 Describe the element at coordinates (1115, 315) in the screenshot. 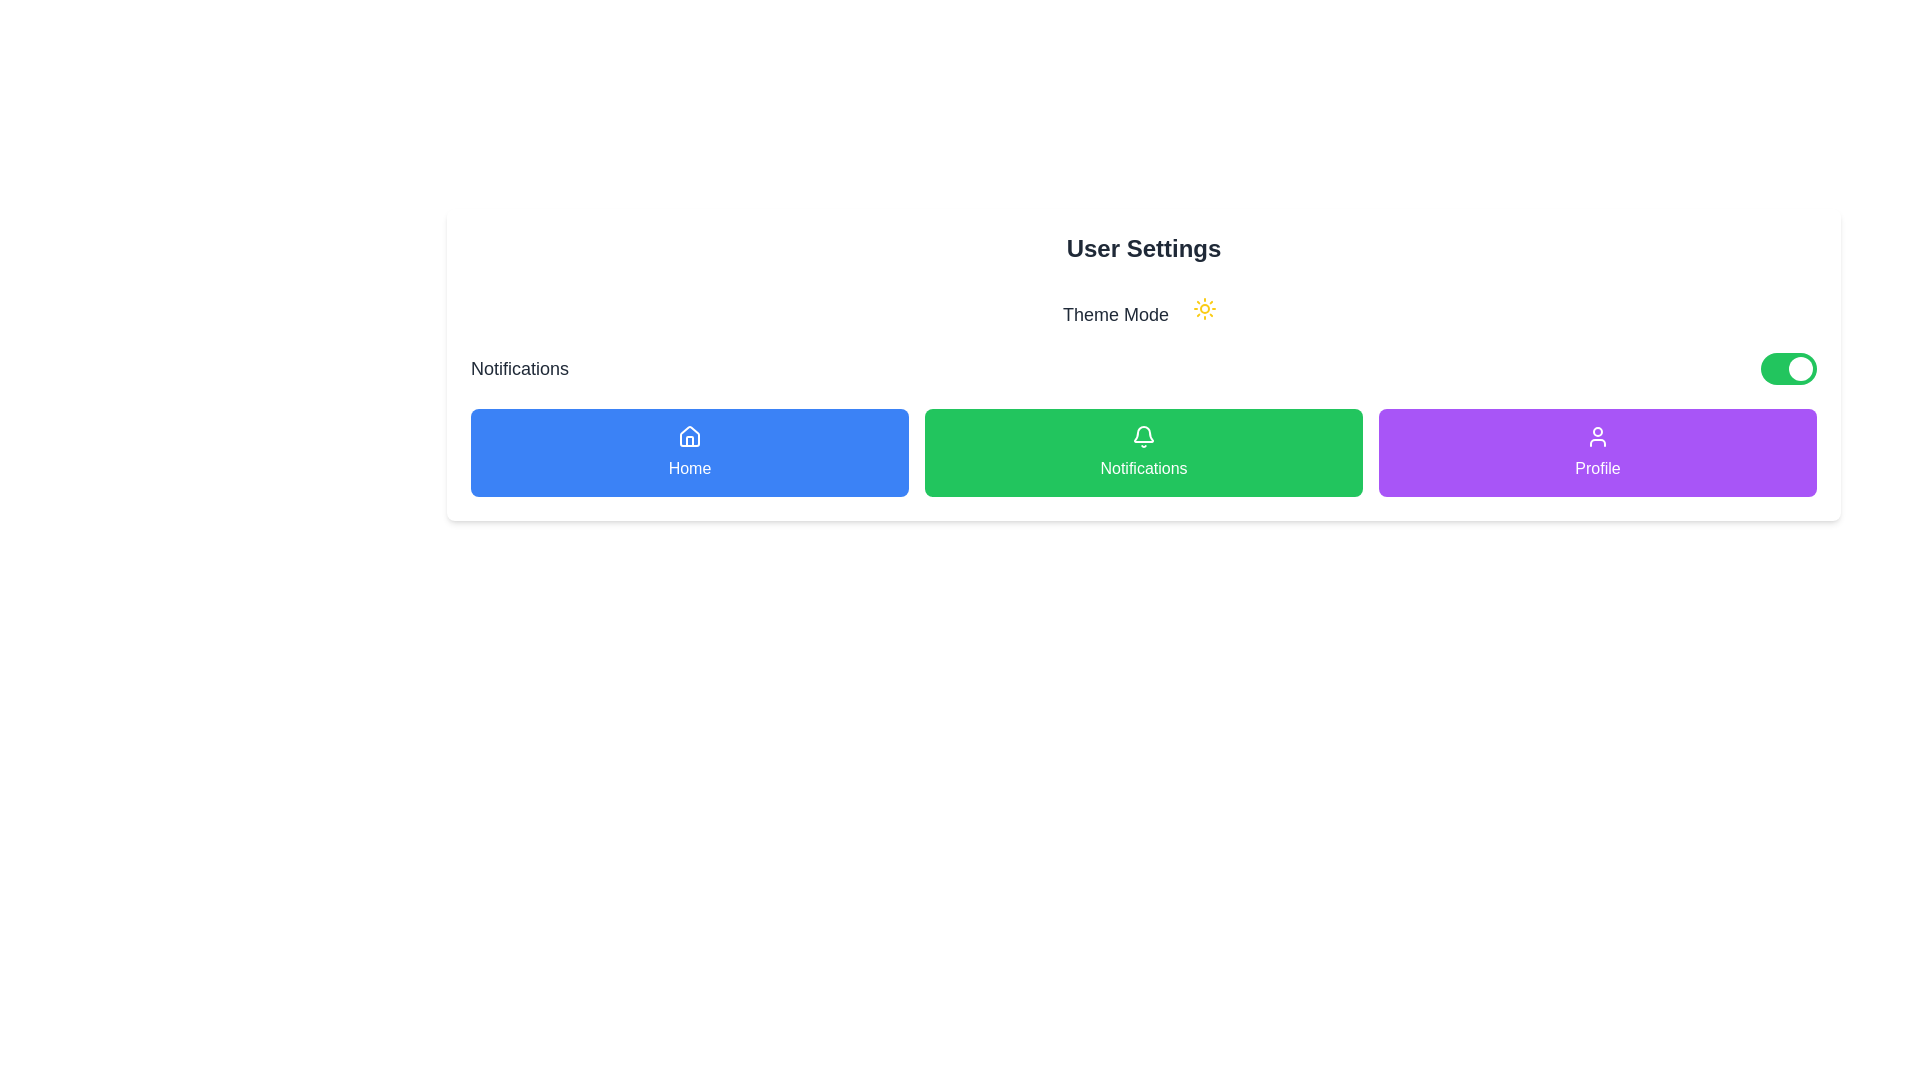

I see `the 'Theme Mode' text label, which is styled prominently and positioned centrally below the 'User Settings' header, adjacent to a sun icon` at that location.